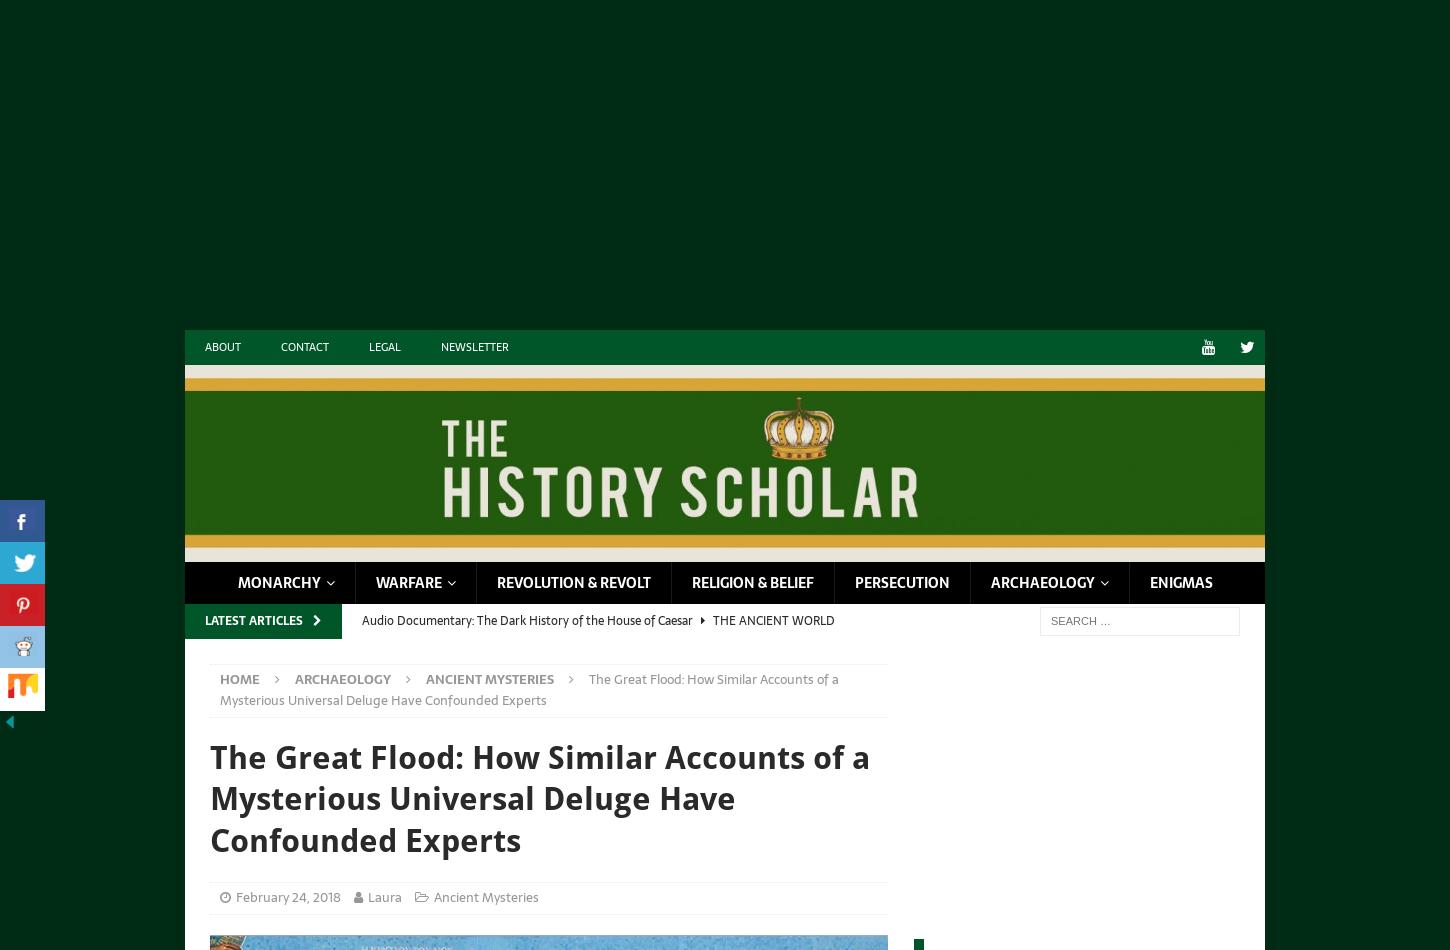 Image resolution: width=1450 pixels, height=950 pixels. Describe the element at coordinates (362, 619) in the screenshot. I see `'Audio Documentary: The Dark History of the House of Caesar'` at that location.